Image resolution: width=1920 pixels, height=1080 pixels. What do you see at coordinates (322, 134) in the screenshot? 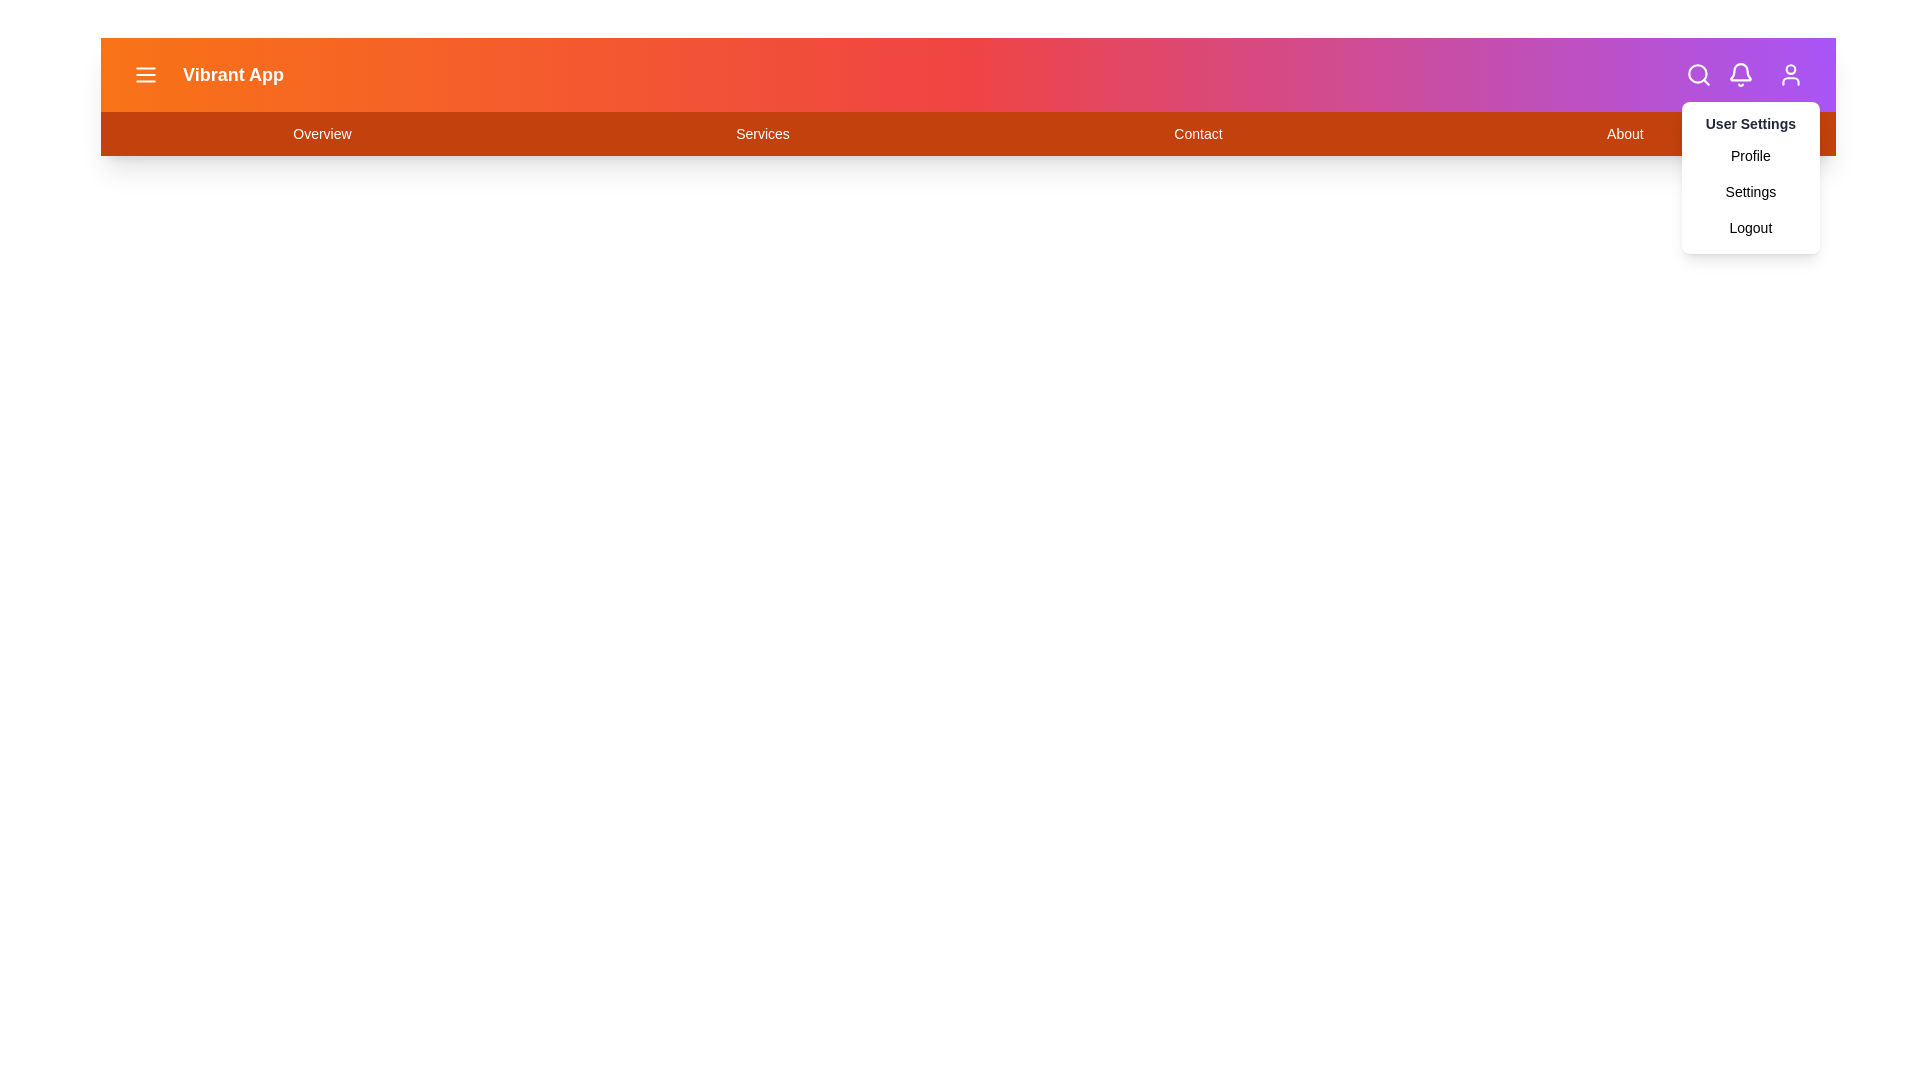
I see `the navigation link labeled Overview` at bounding box center [322, 134].